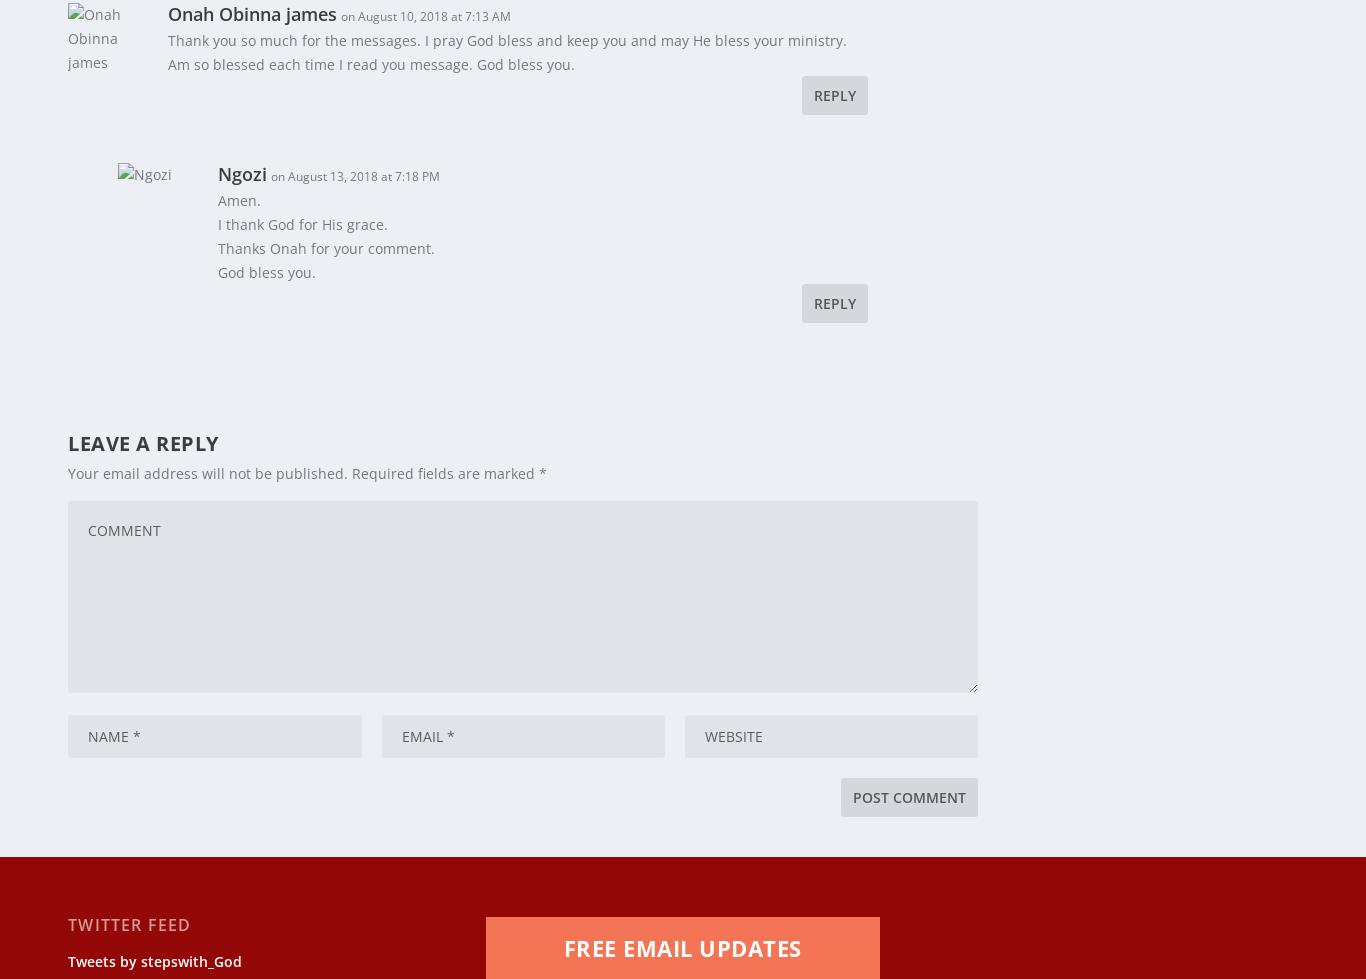 This screenshot has height=979, width=1366. I want to click on 'Tweets by stepswith_God', so click(154, 947).